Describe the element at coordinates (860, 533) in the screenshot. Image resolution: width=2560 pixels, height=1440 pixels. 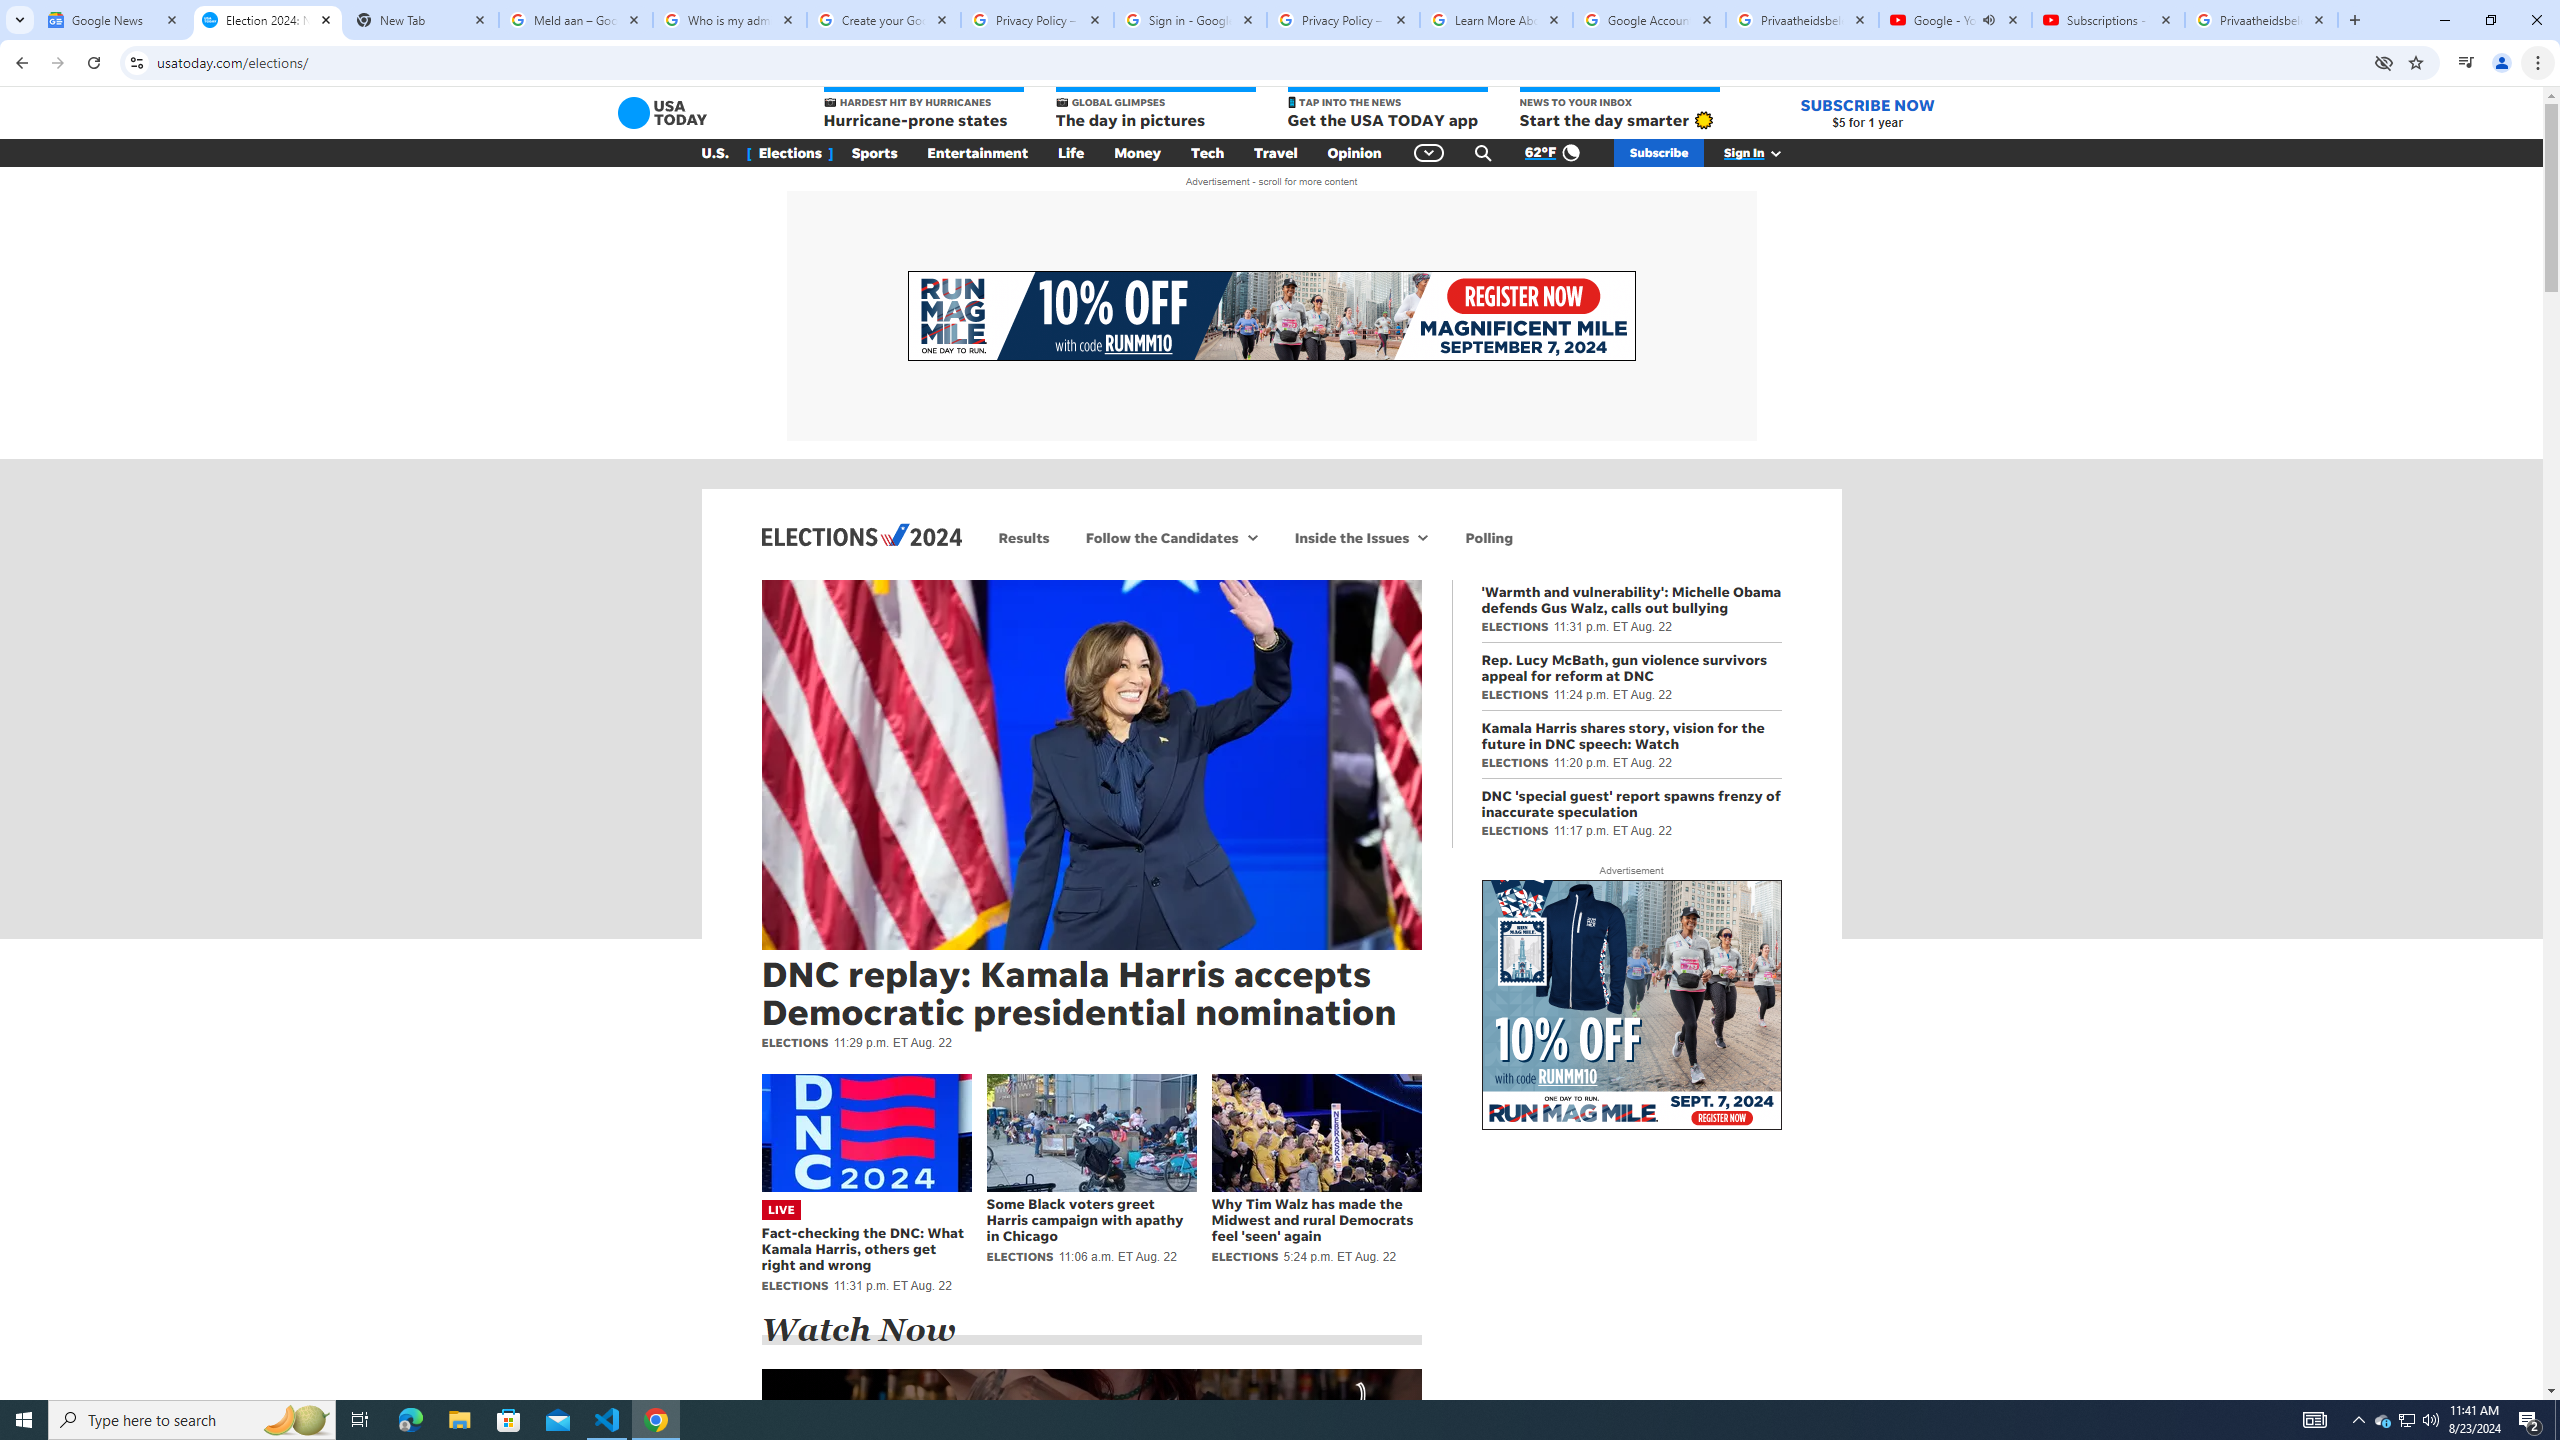
I see `'Elections 2024'` at that location.